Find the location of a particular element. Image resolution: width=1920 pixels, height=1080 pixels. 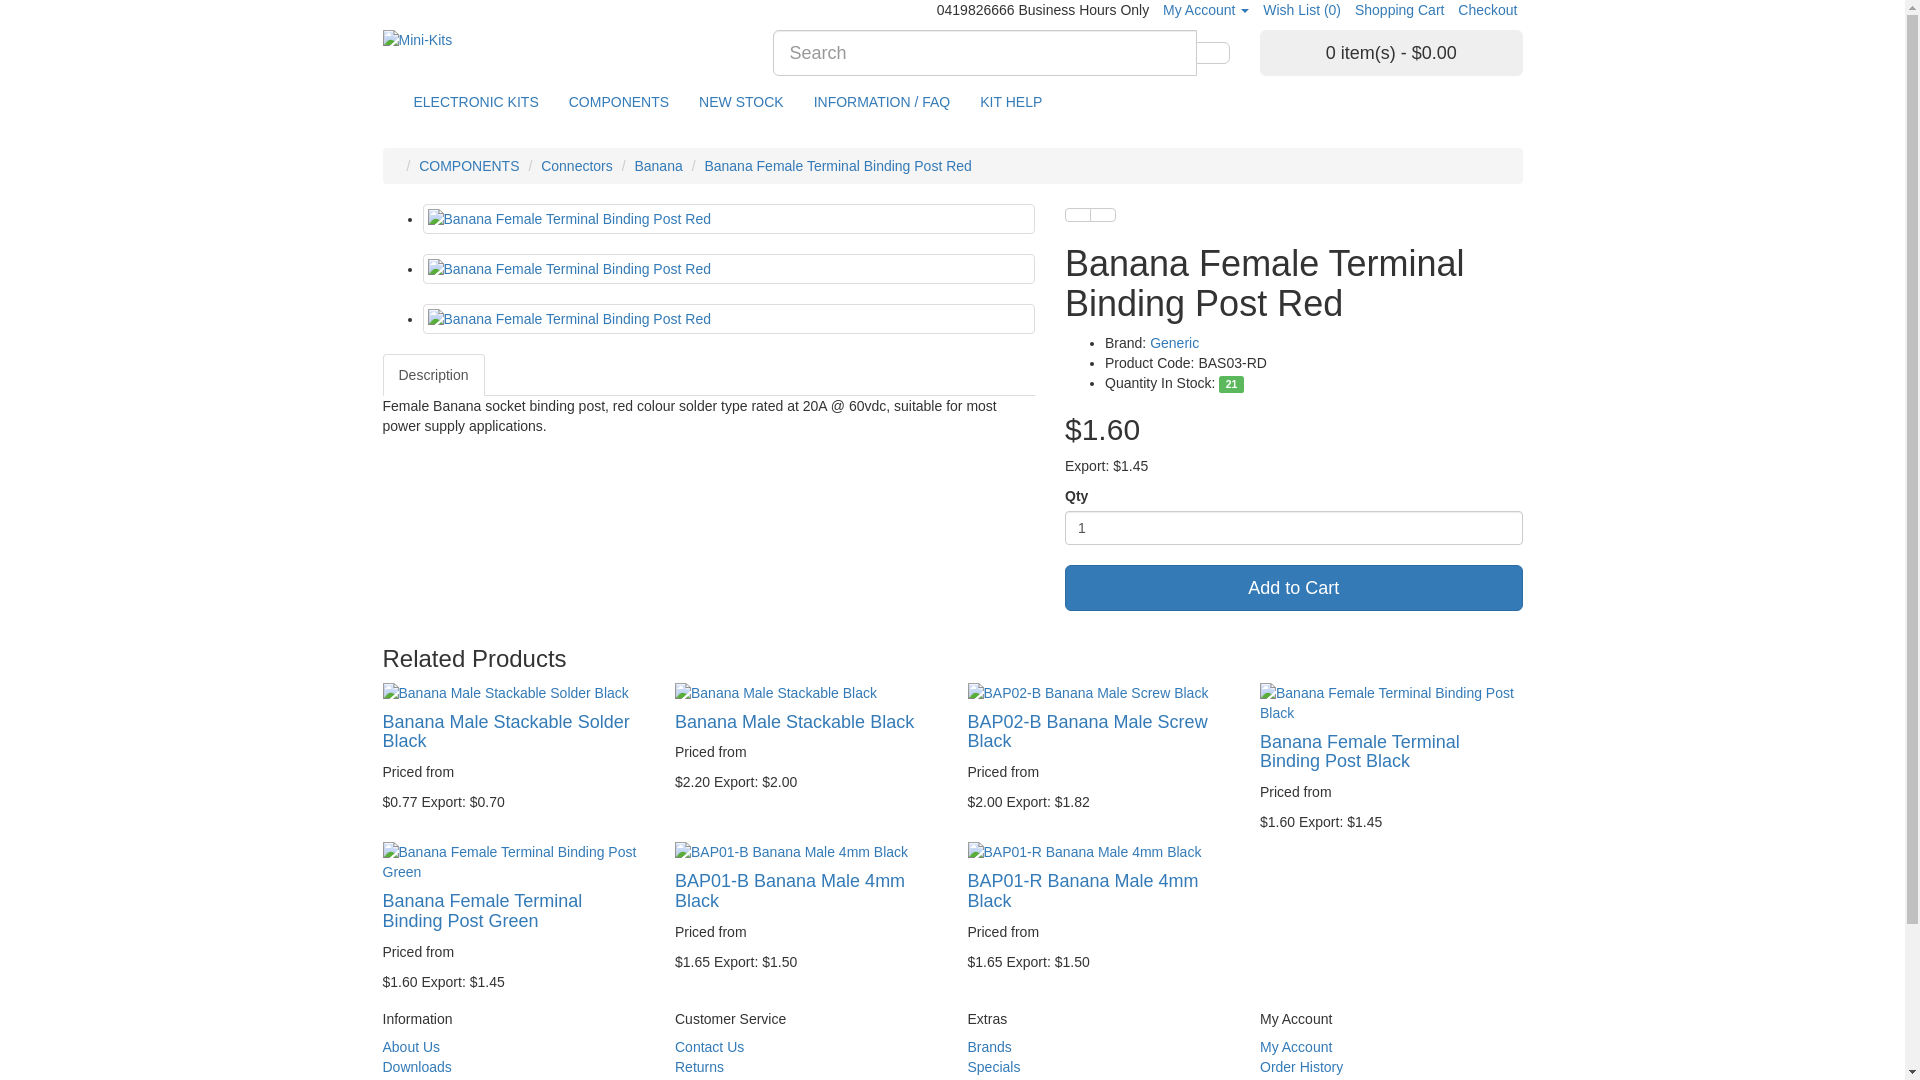

'Specials' is located at coordinates (994, 1066).